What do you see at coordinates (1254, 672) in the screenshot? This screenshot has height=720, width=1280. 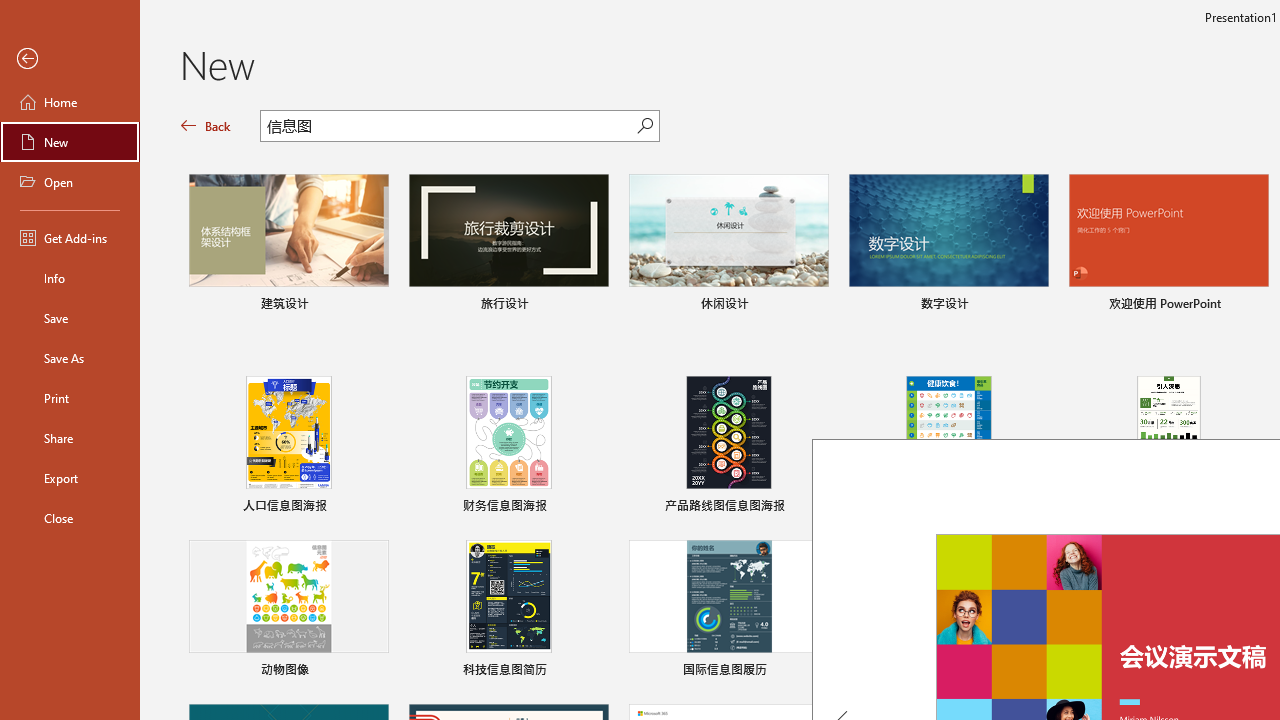 I see `'Pin to list'` at bounding box center [1254, 672].